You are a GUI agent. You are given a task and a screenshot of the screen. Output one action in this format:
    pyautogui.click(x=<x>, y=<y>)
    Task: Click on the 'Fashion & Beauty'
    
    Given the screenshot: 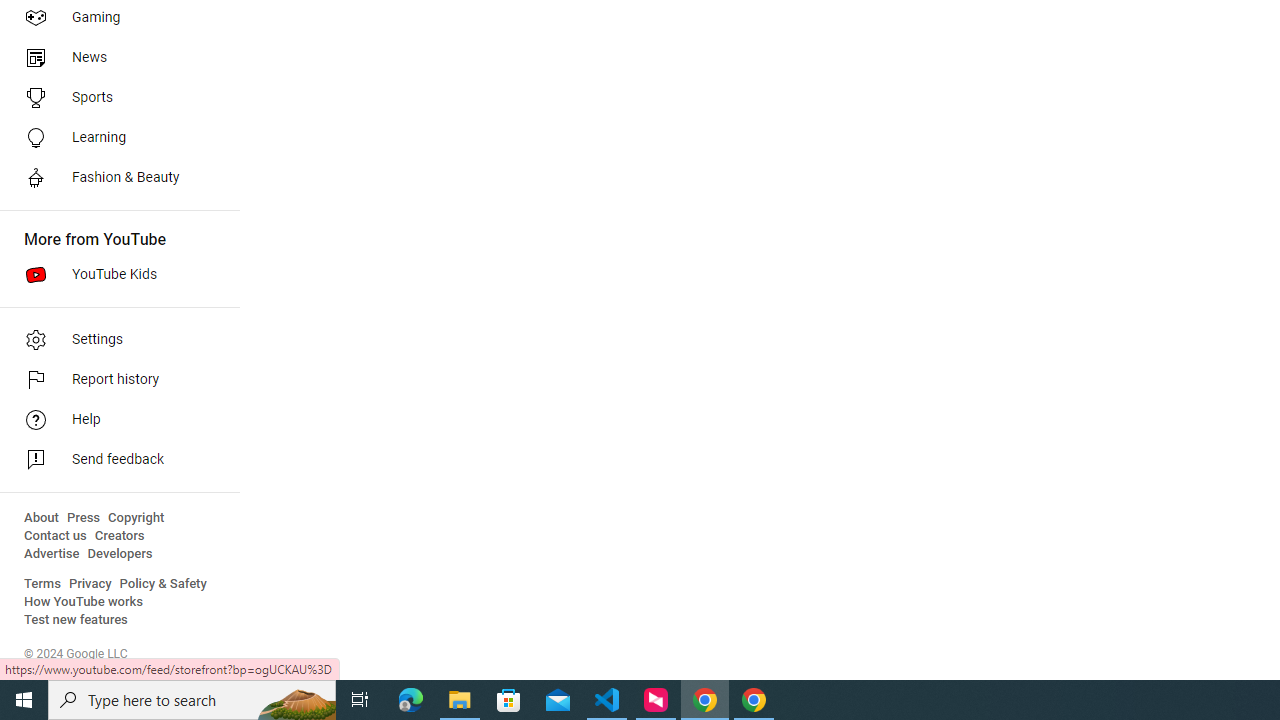 What is the action you would take?
    pyautogui.click(x=112, y=176)
    